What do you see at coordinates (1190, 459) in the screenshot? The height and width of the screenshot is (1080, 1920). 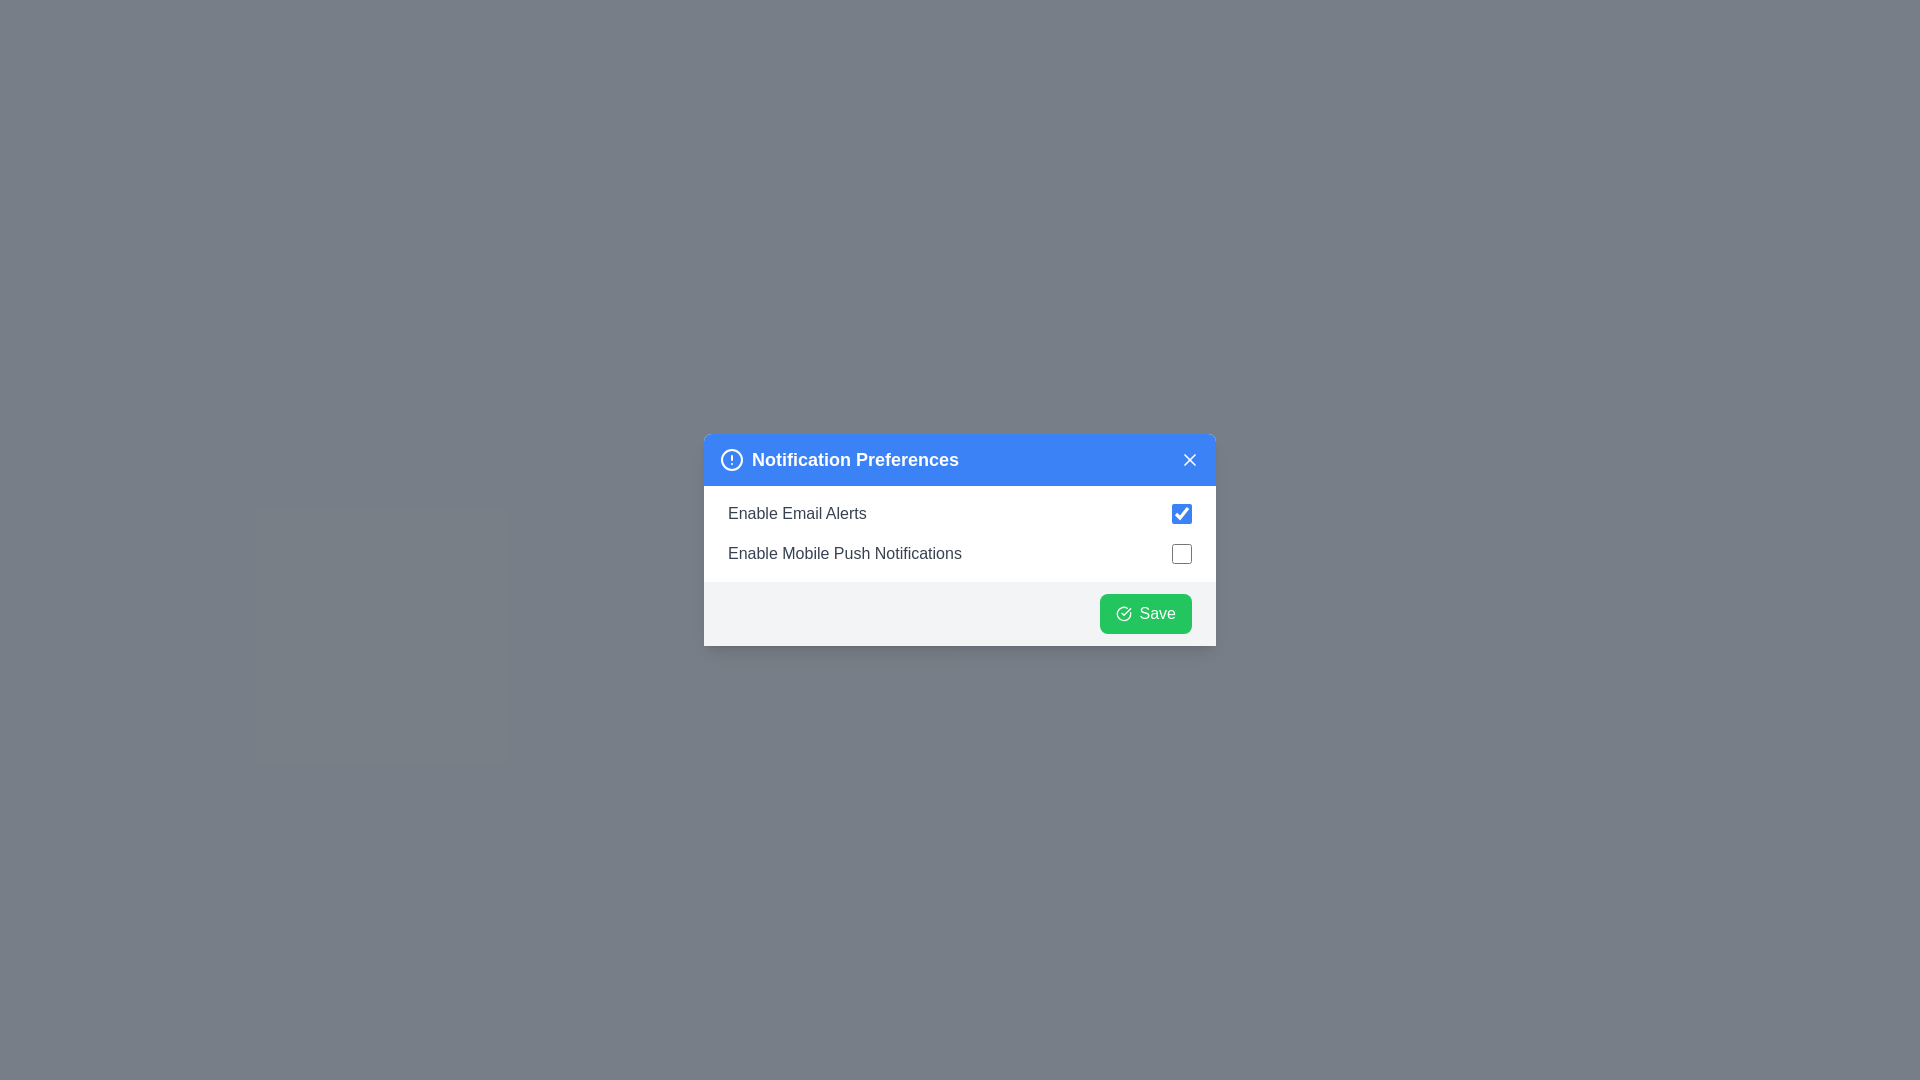 I see `the Close icon button, which is a small 'X' icon on a blue background located at the top-right corner of the 'Notification Preferences' dialog` at bounding box center [1190, 459].